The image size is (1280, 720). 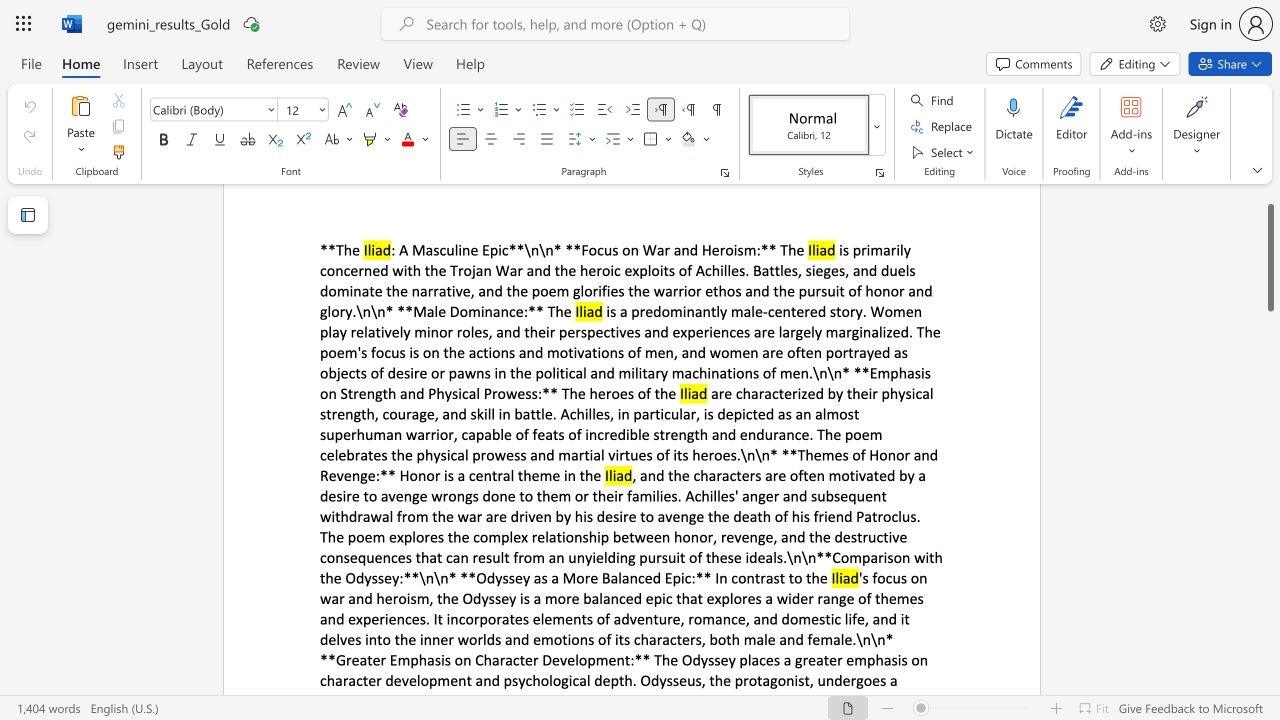 I want to click on the scrollbar and move down 1220 pixels, so click(x=1269, y=256).